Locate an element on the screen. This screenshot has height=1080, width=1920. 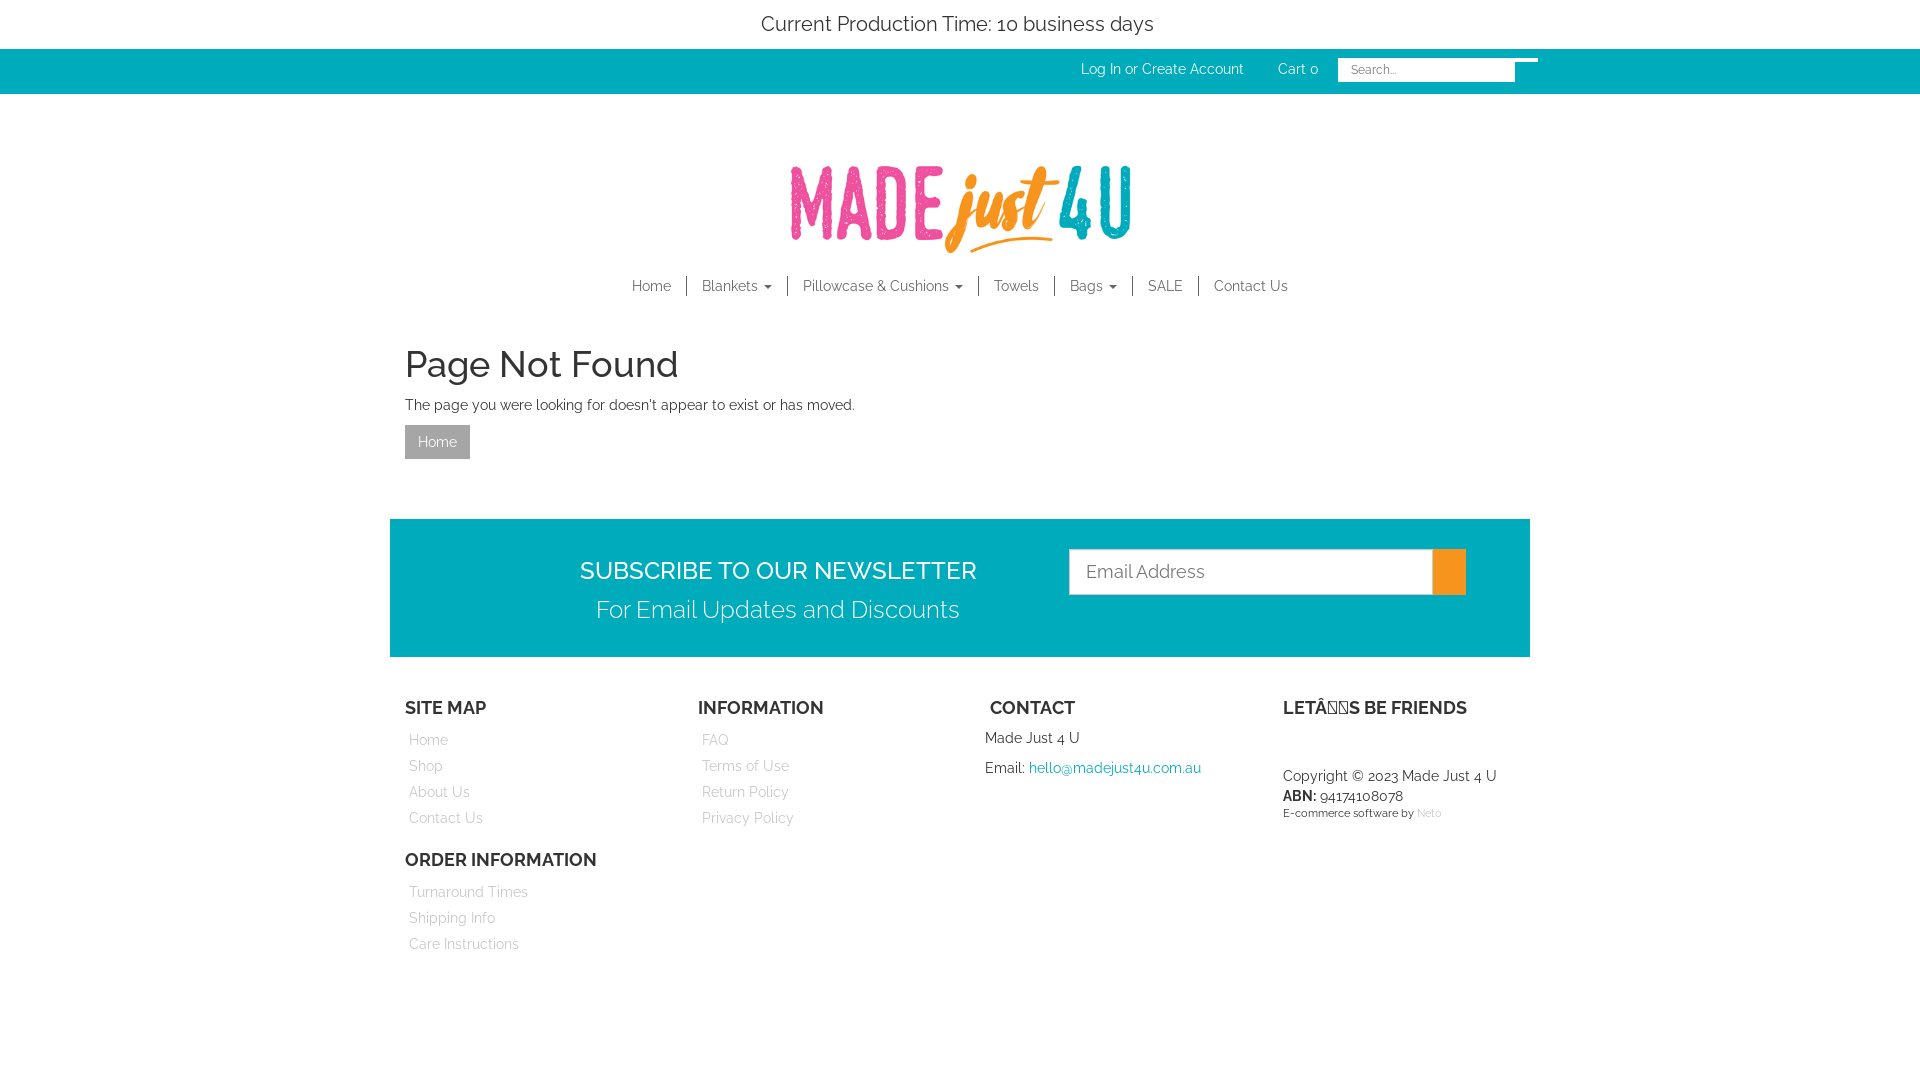
'Search' is located at coordinates (1525, 59).